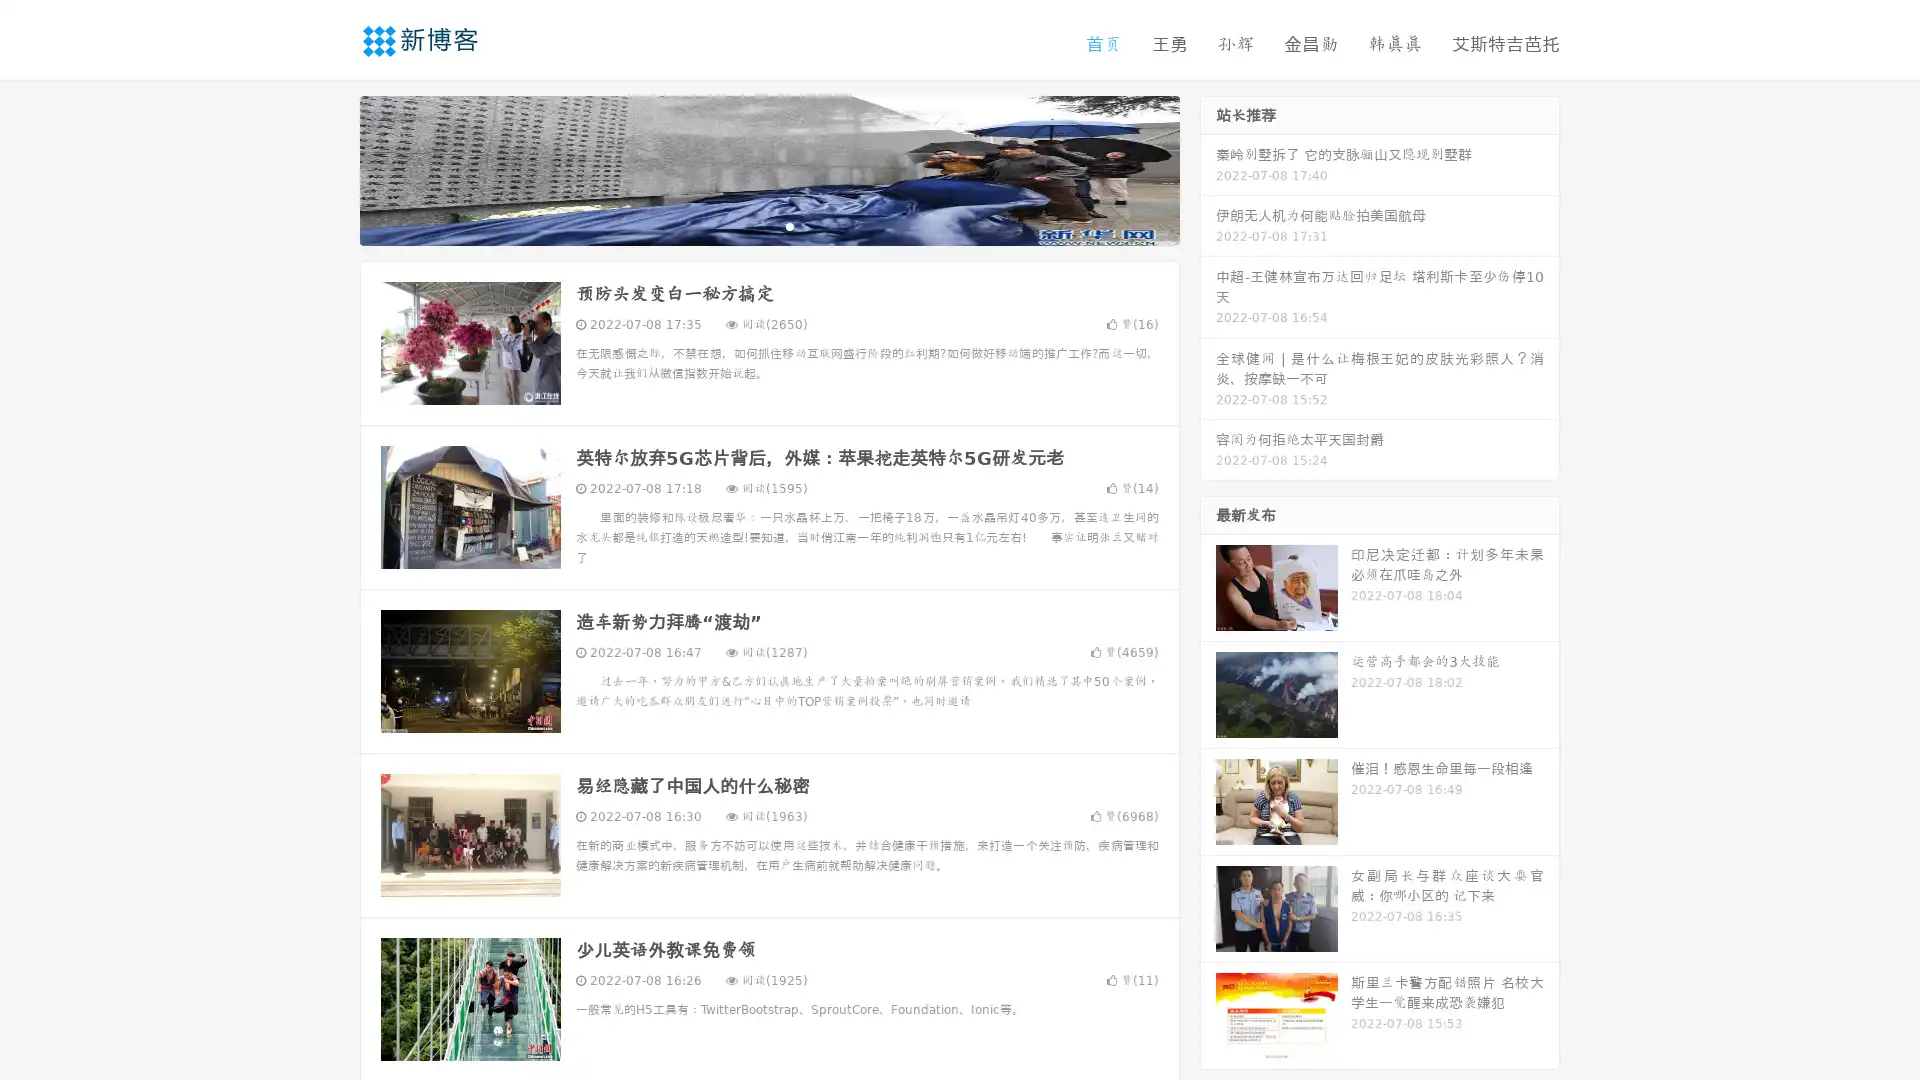 The height and width of the screenshot is (1080, 1920). What do you see at coordinates (1208, 168) in the screenshot?
I see `Next slide` at bounding box center [1208, 168].